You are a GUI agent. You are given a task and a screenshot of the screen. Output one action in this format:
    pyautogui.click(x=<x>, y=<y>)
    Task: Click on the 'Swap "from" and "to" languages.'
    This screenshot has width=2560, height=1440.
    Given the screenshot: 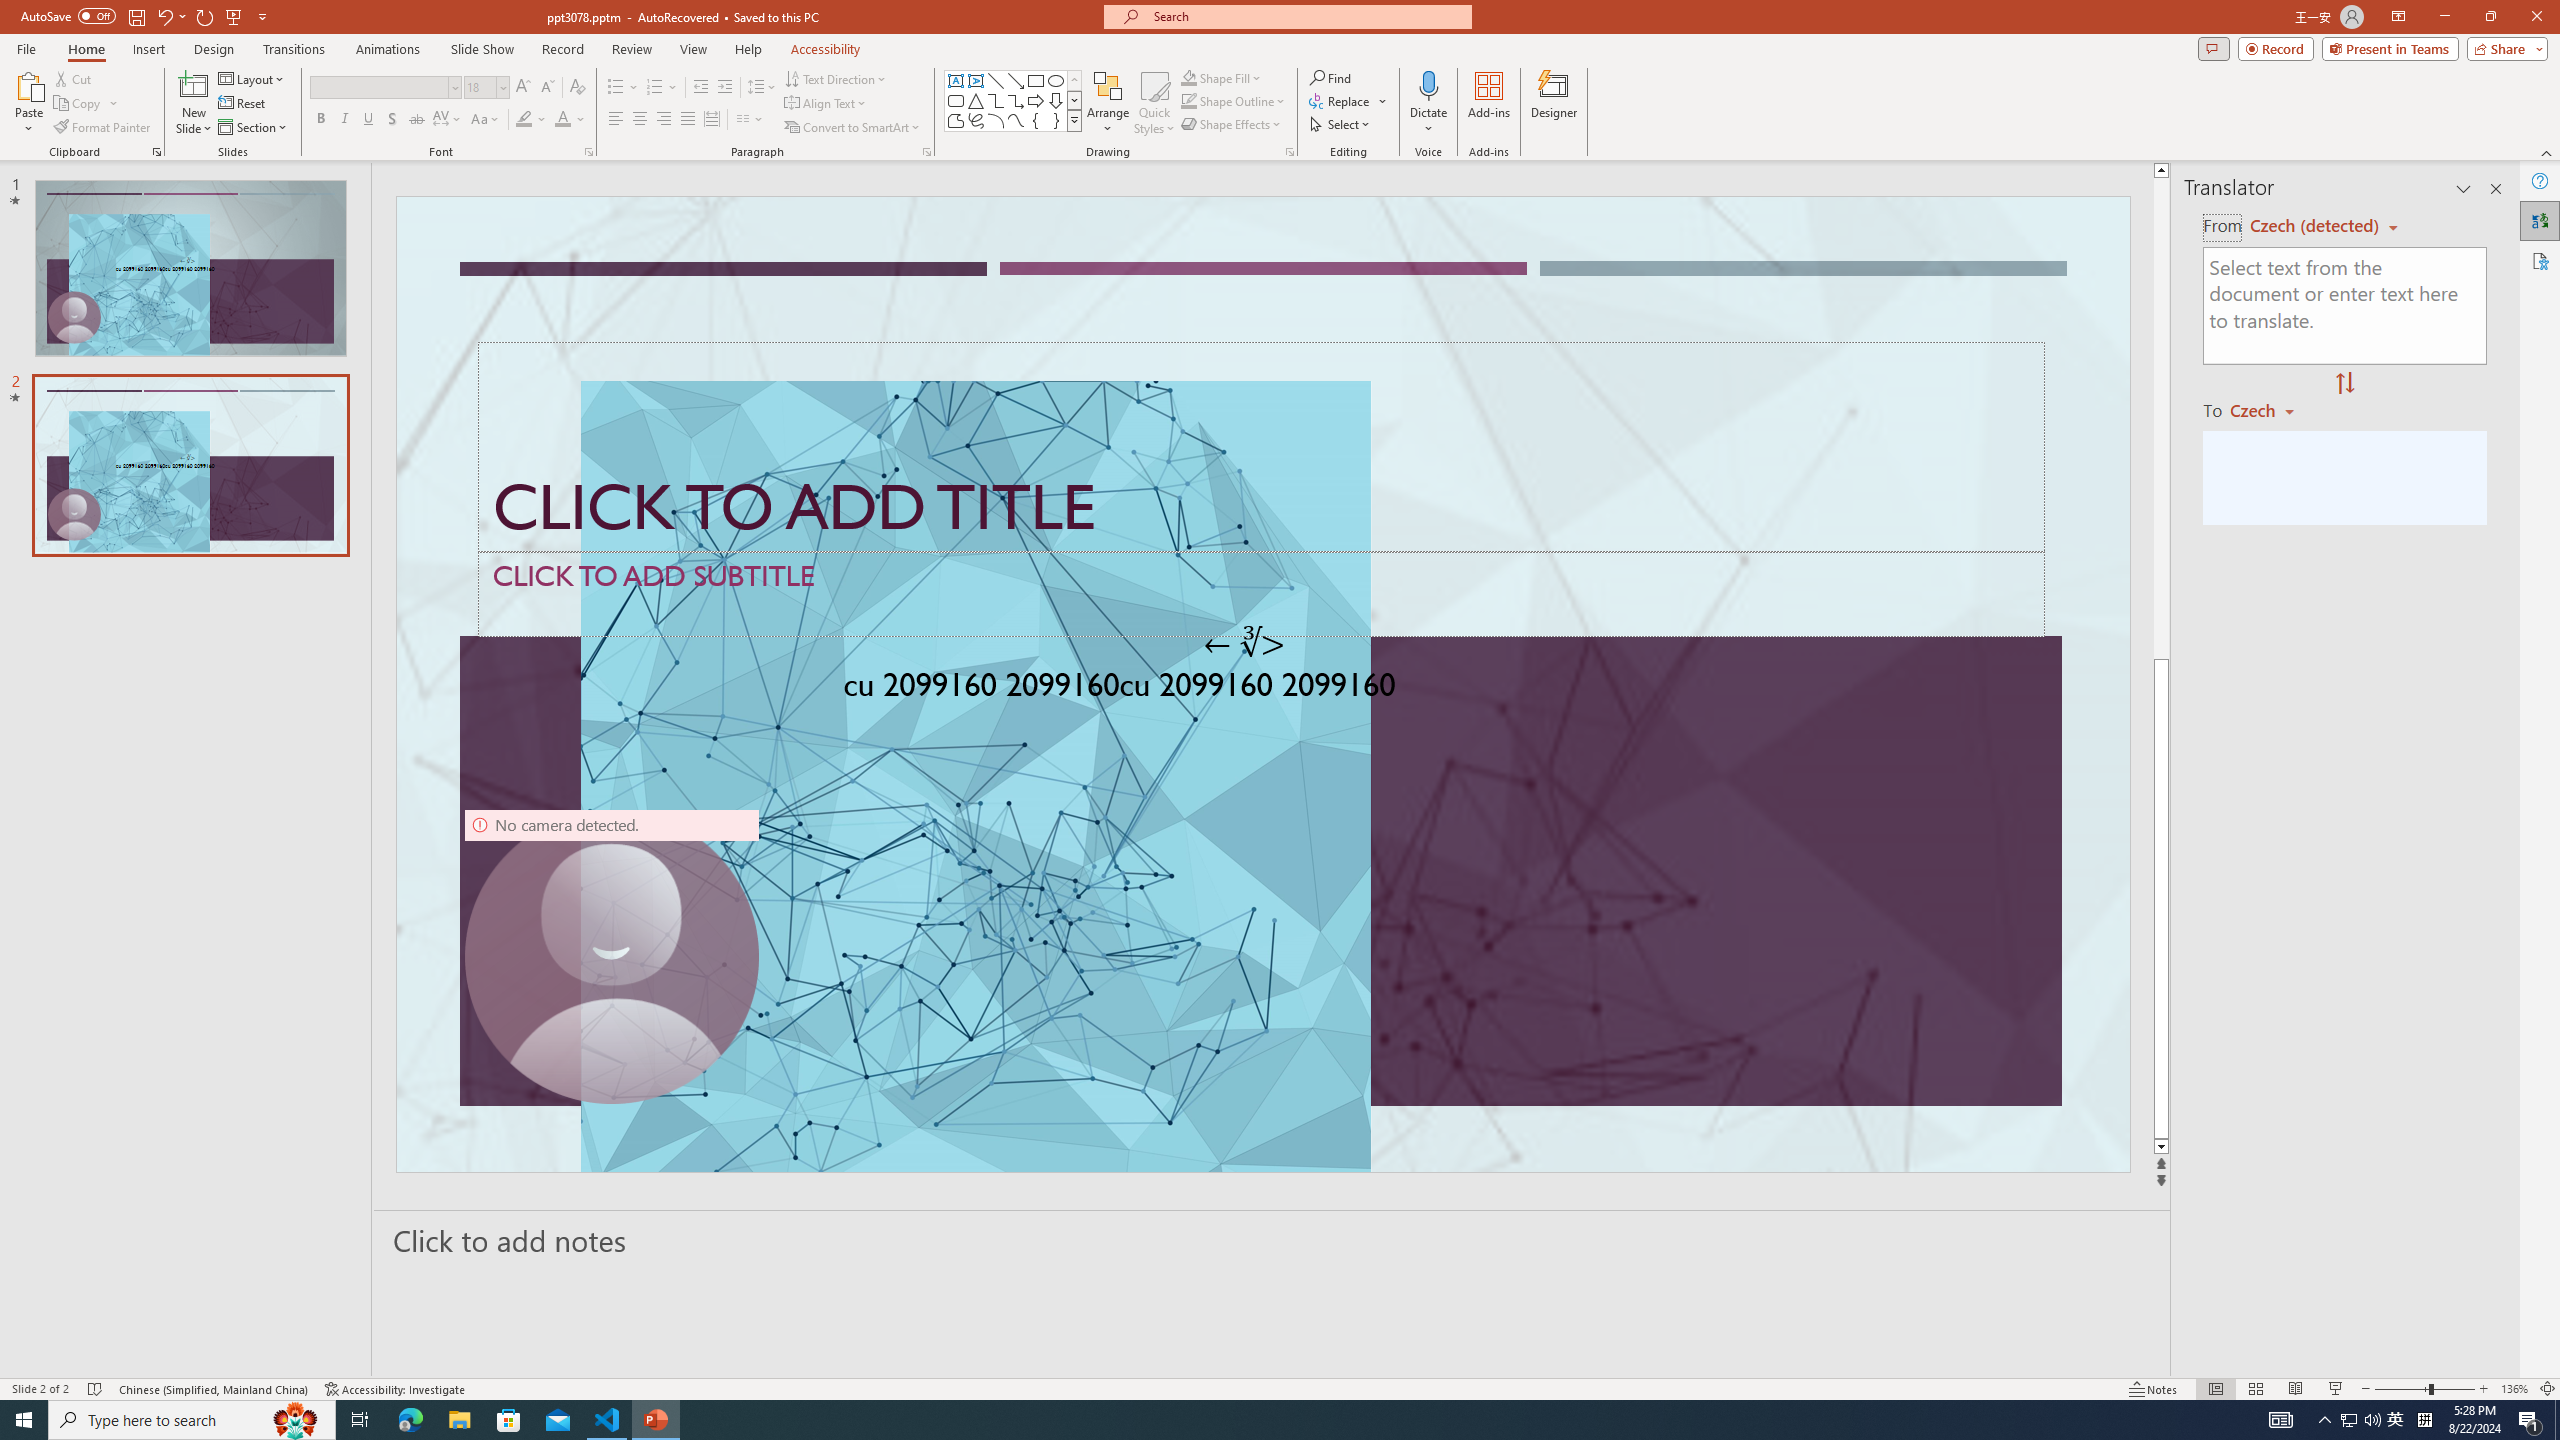 What is the action you would take?
    pyautogui.click(x=2343, y=383)
    